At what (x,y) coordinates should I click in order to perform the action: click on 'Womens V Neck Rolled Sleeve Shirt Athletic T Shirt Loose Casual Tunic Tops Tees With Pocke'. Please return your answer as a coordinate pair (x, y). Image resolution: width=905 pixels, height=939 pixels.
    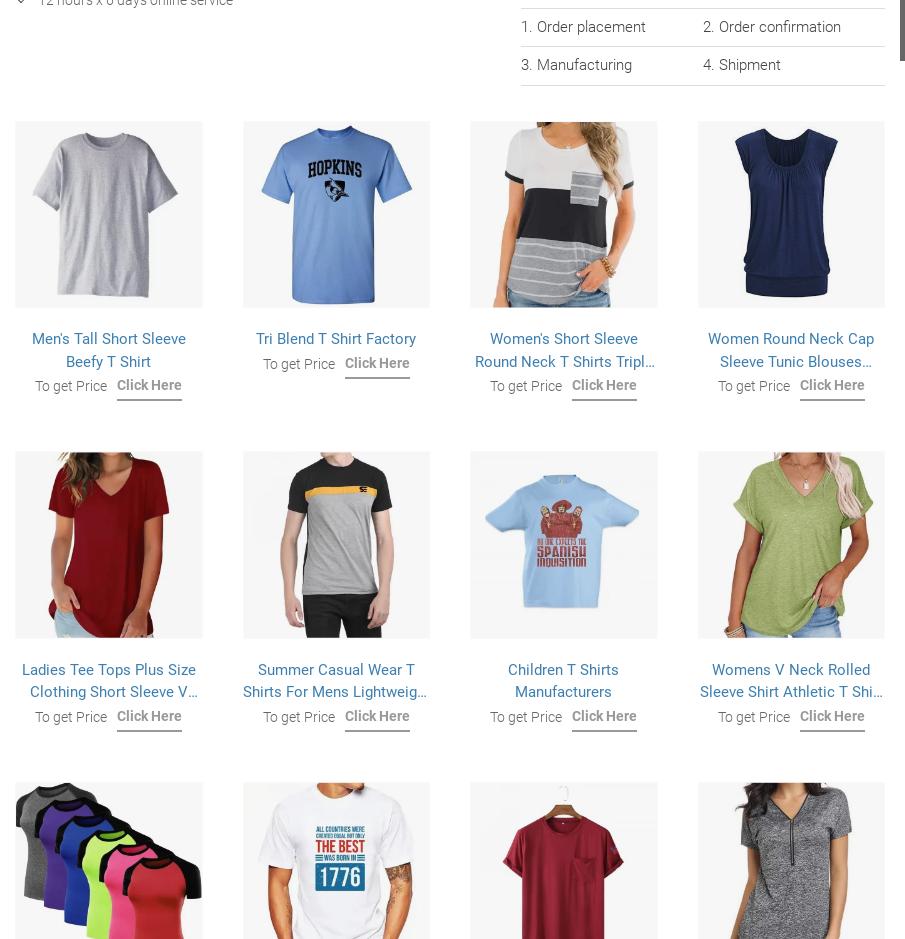
    Looking at the image, I should click on (790, 702).